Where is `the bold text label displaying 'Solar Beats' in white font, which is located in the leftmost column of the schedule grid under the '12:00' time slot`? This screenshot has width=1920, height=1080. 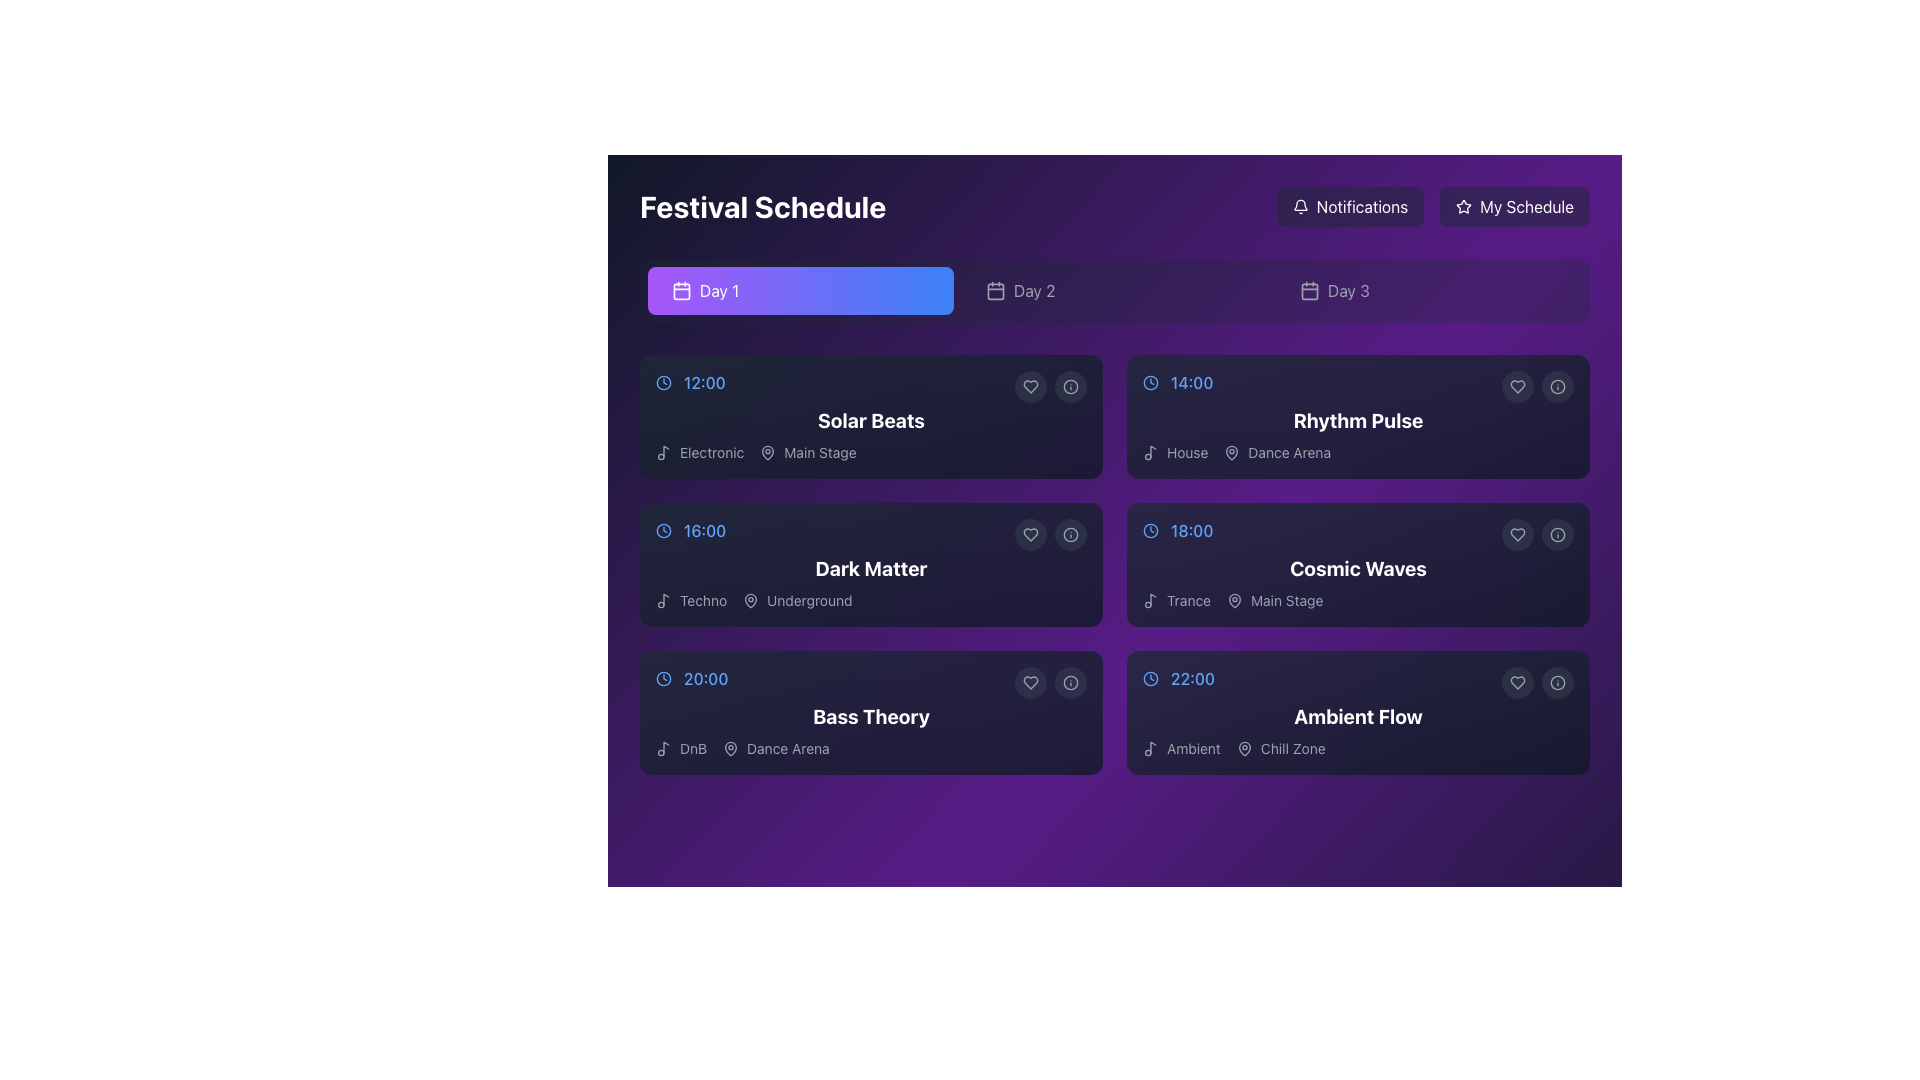 the bold text label displaying 'Solar Beats' in white font, which is located in the leftmost column of the schedule grid under the '12:00' time slot is located at coordinates (871, 419).